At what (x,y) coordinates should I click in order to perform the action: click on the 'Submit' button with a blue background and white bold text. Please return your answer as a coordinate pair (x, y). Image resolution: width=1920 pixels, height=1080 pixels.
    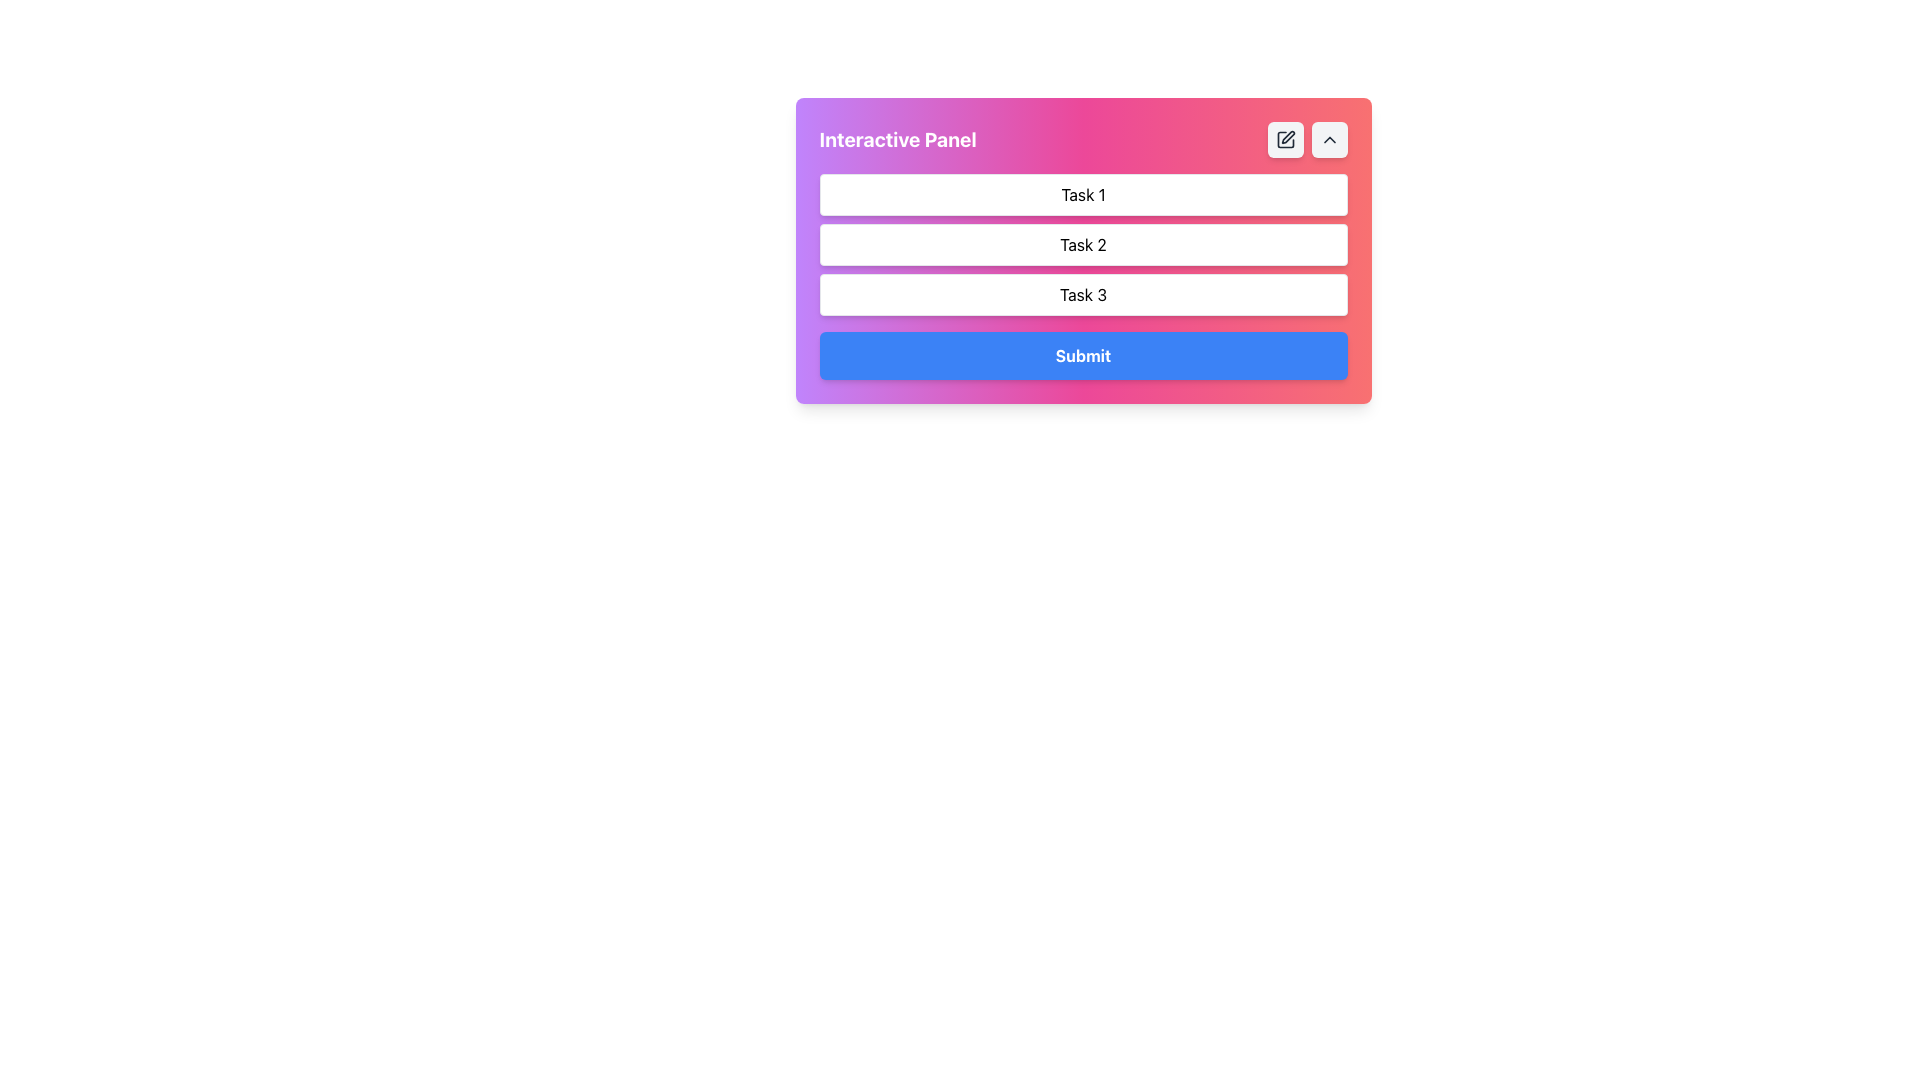
    Looking at the image, I should click on (1082, 354).